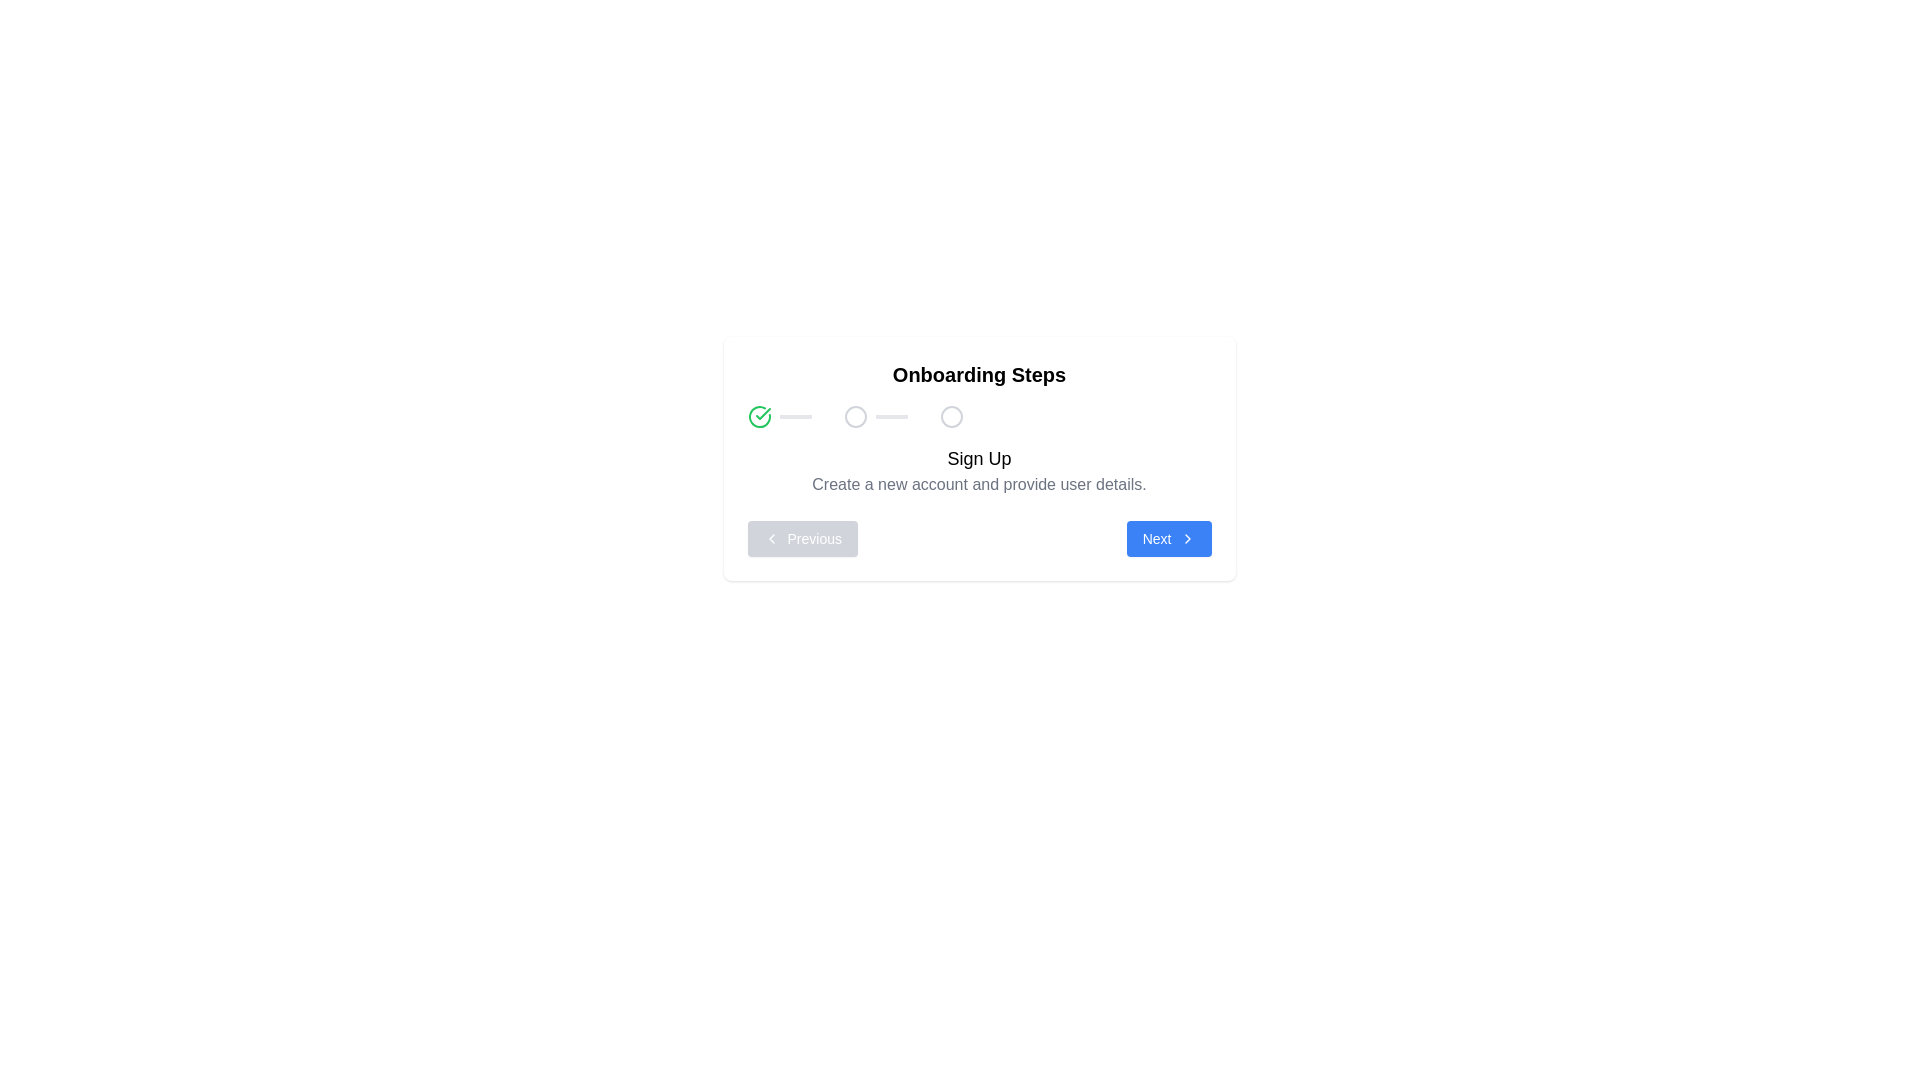 Image resolution: width=1920 pixels, height=1080 pixels. What do you see at coordinates (1187, 538) in the screenshot?
I see `the style of the chevron icon located at the far right of the blue rectangular button labeled 'Next' in the bottom-right corner of the onboarding card` at bounding box center [1187, 538].